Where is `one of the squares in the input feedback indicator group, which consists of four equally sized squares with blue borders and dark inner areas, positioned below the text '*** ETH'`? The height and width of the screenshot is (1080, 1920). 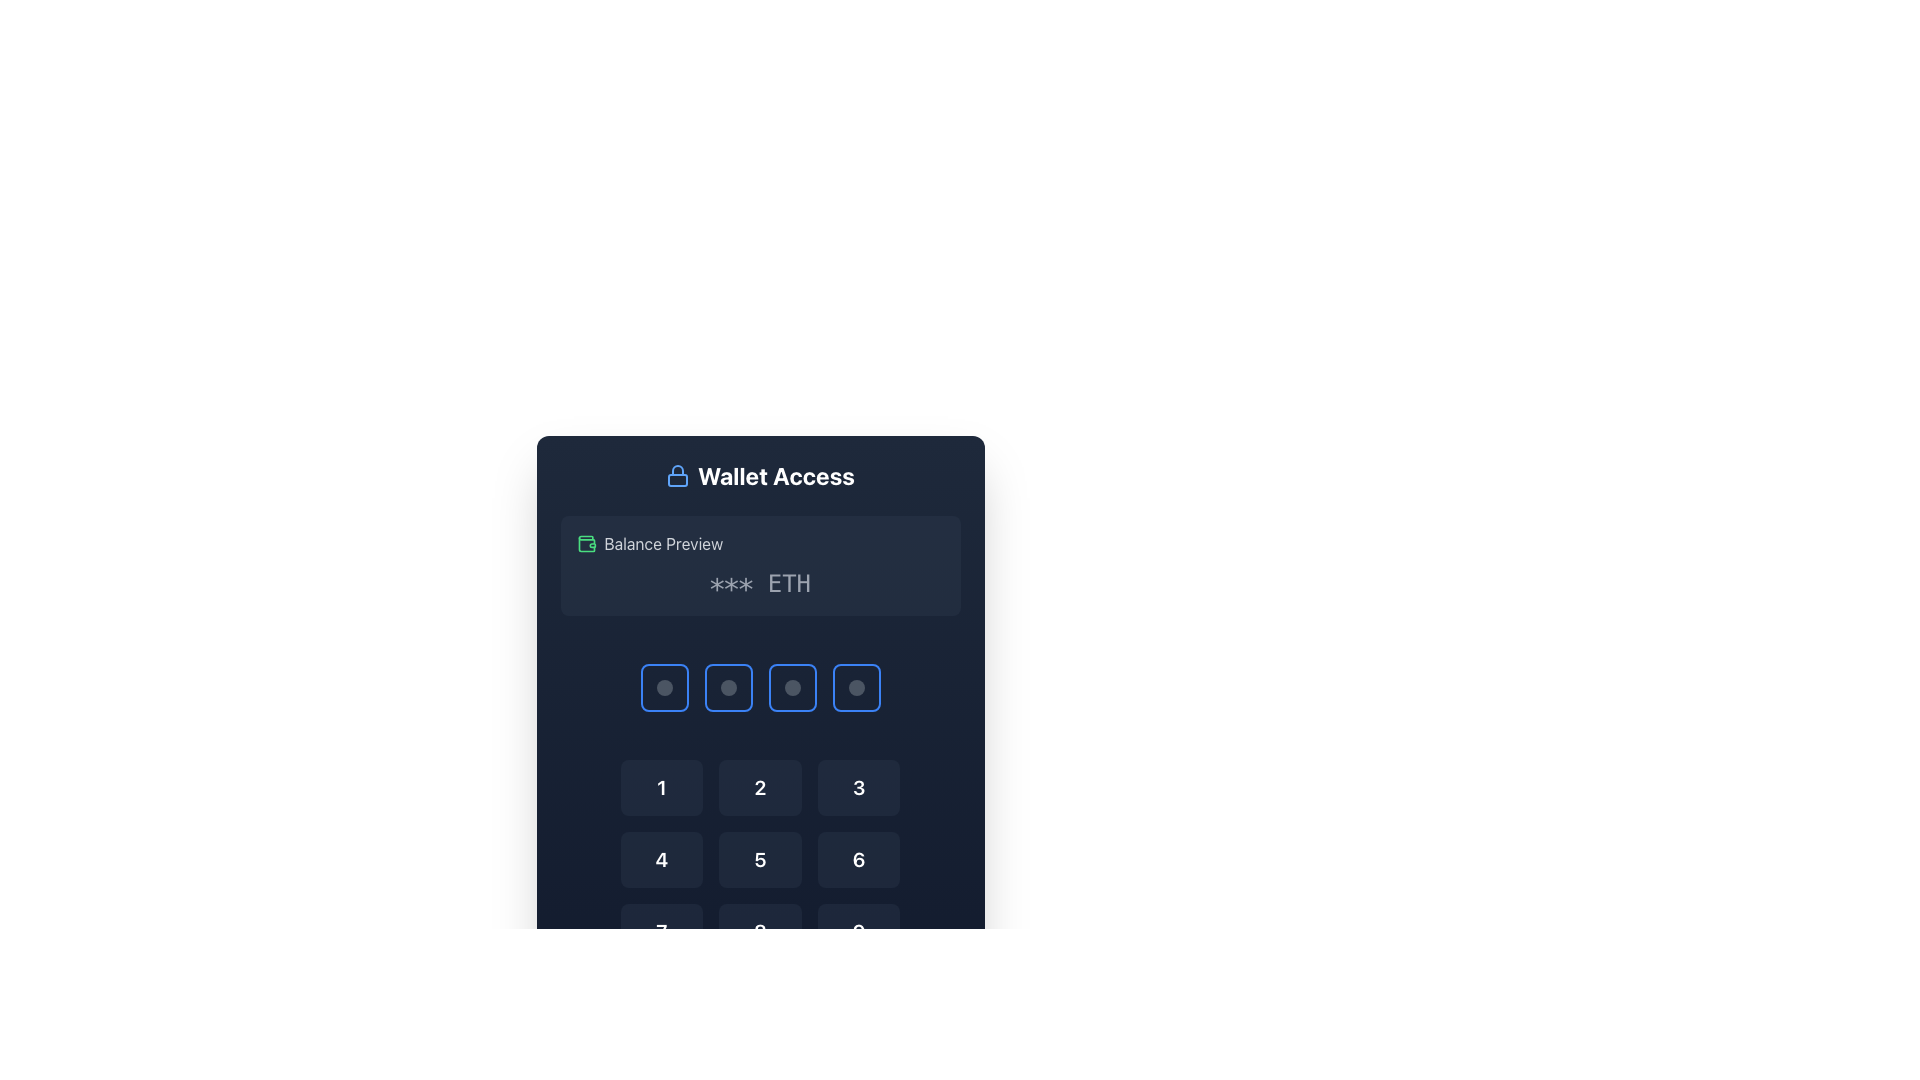 one of the squares in the input feedback indicator group, which consists of four equally sized squares with blue borders and dark inner areas, positioned below the text '*** ETH' is located at coordinates (759, 686).